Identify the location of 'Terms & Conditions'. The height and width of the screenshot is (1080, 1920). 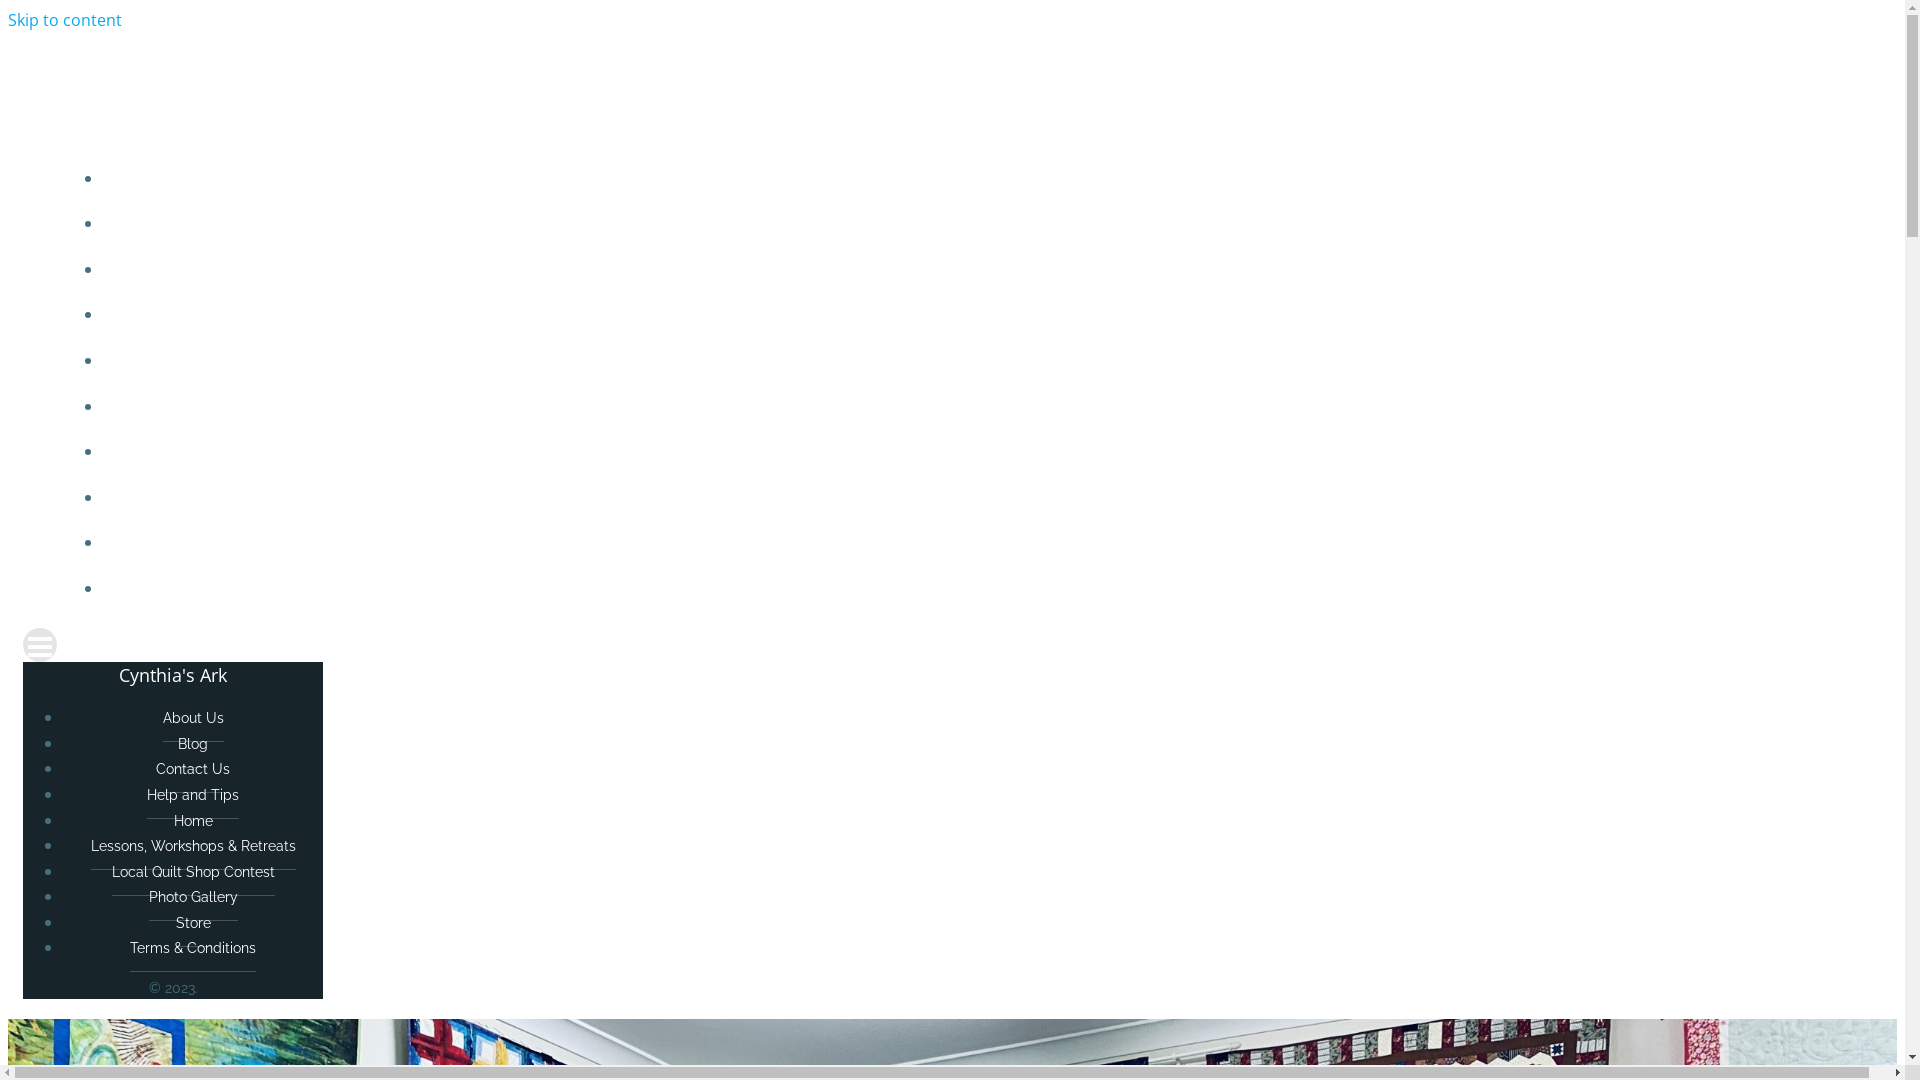
(192, 947).